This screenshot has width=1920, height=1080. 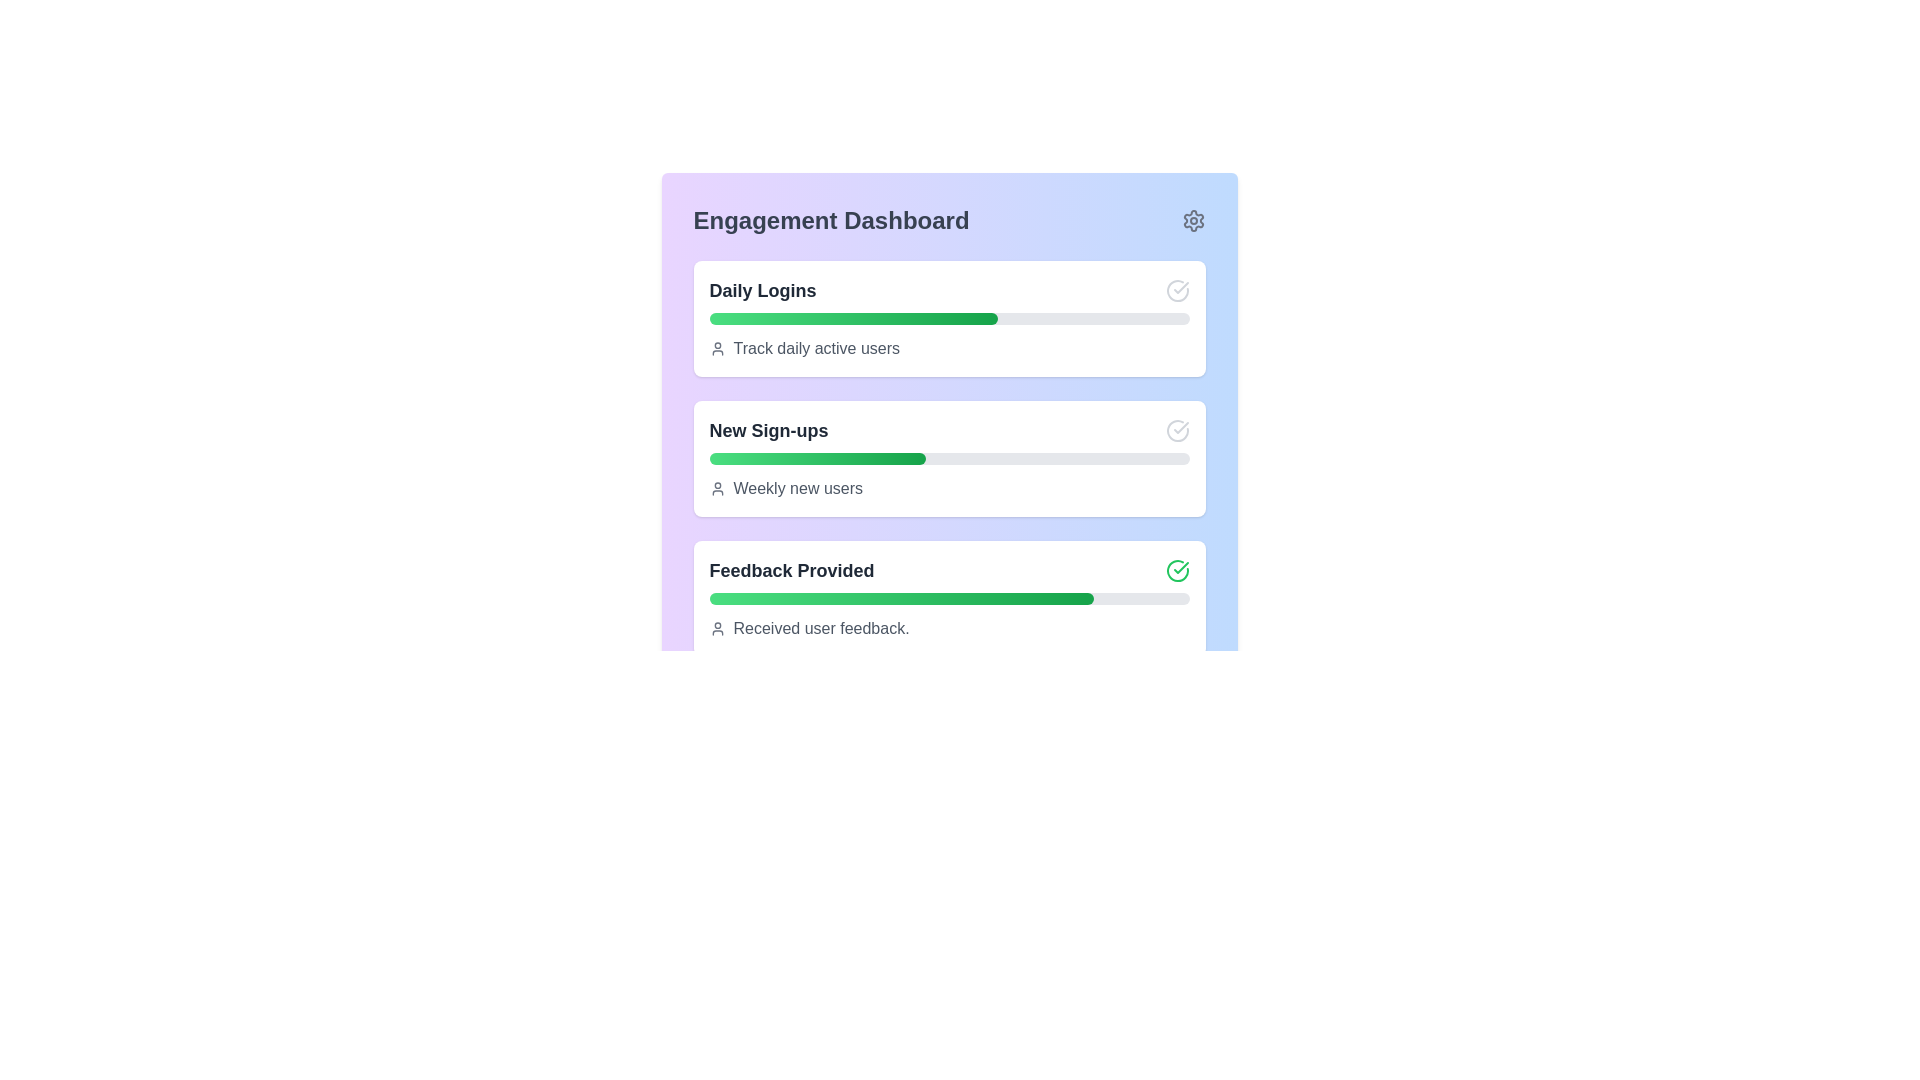 What do you see at coordinates (1180, 567) in the screenshot?
I see `the status of the success indicator icon located in the 'Feedback Provided' section, which symbolizes a positive status` at bounding box center [1180, 567].